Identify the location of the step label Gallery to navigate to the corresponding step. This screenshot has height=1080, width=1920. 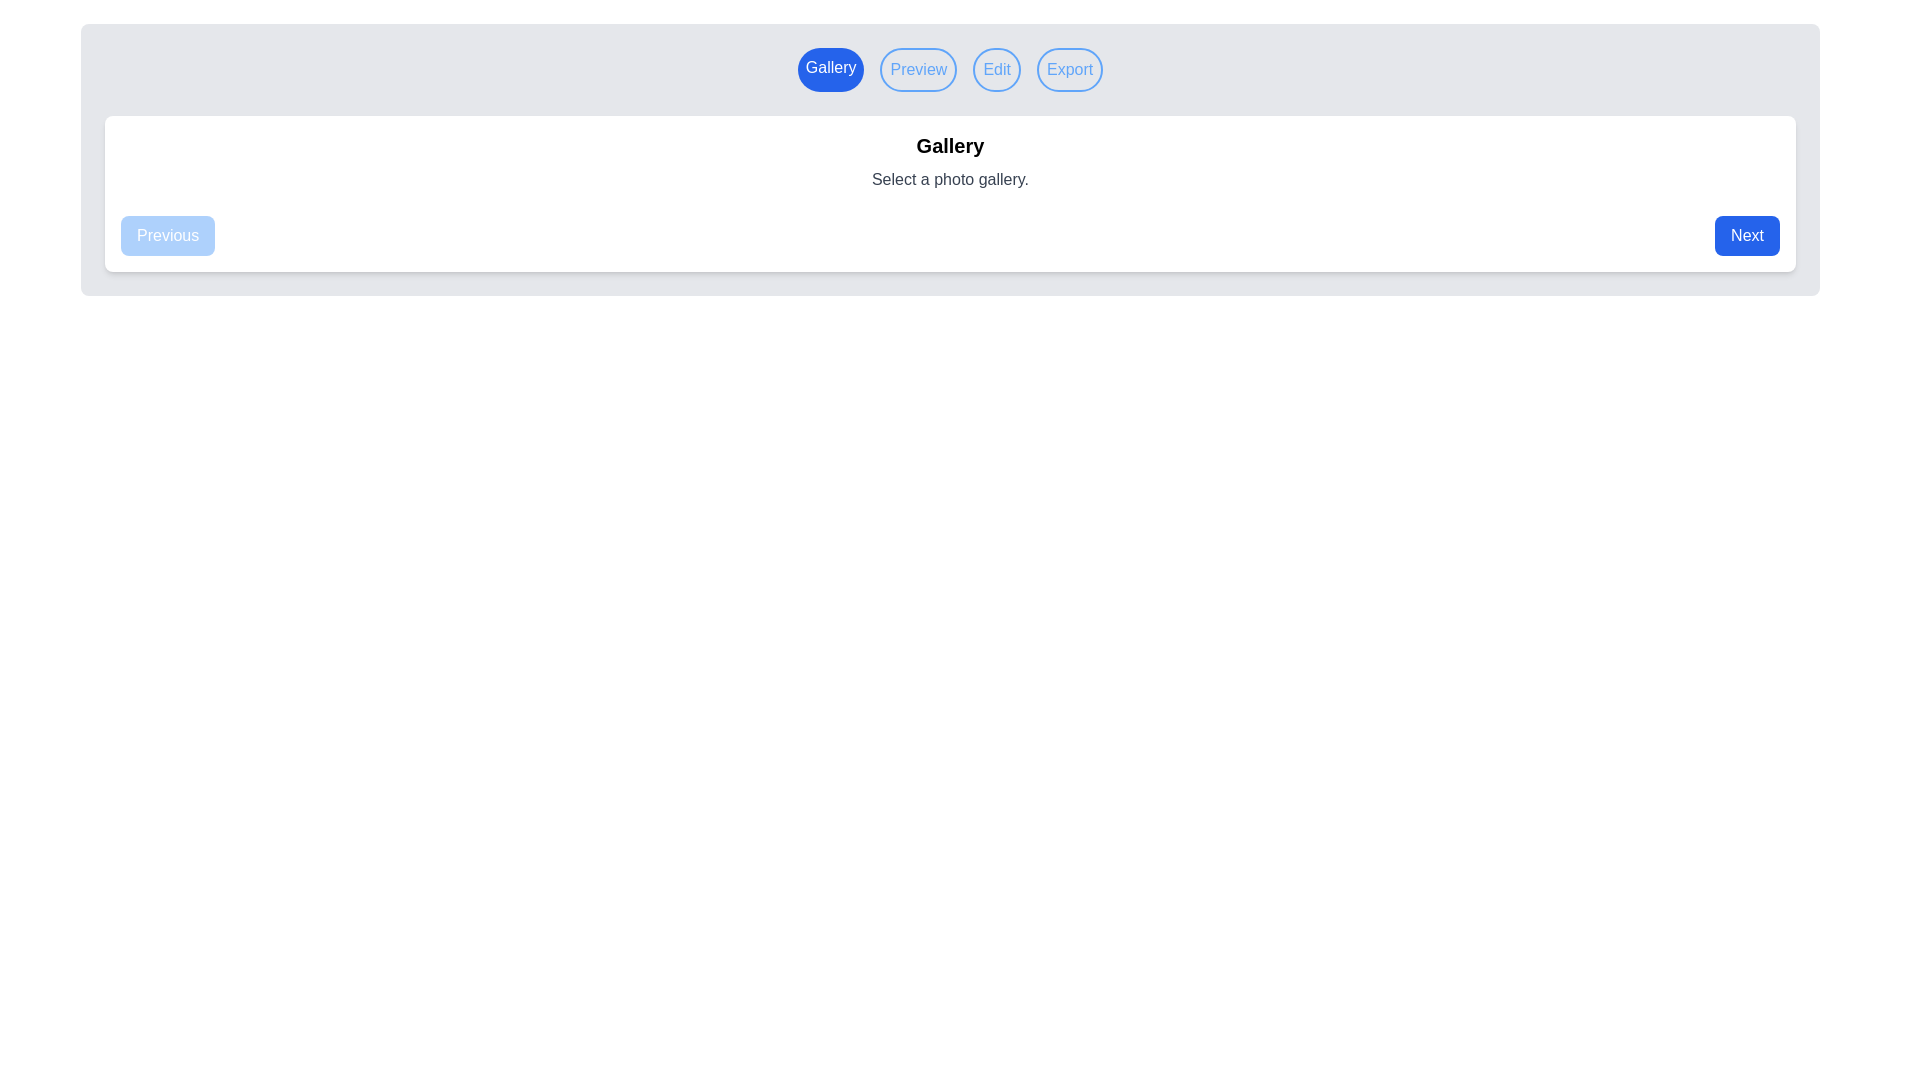
(831, 68).